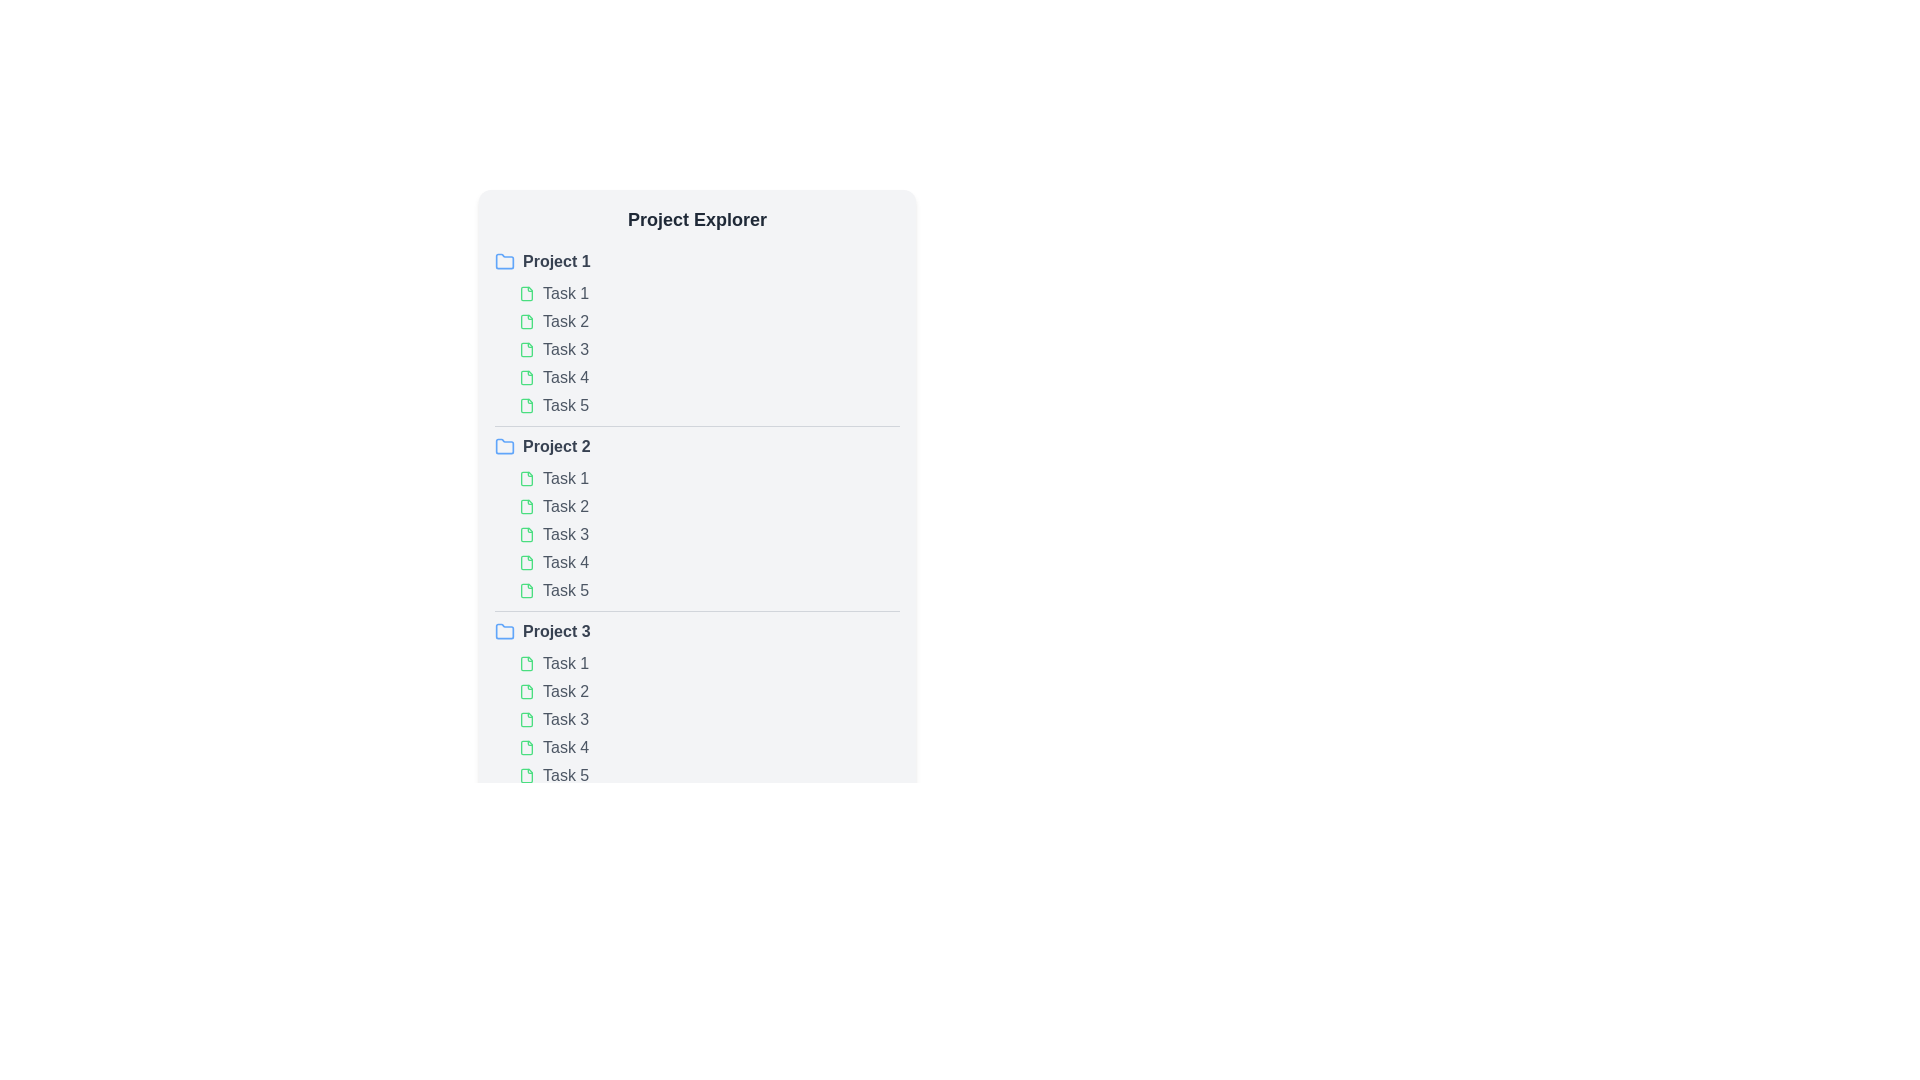  What do you see at coordinates (504, 446) in the screenshot?
I see `the small blue folder icon representing the Project 2 item` at bounding box center [504, 446].